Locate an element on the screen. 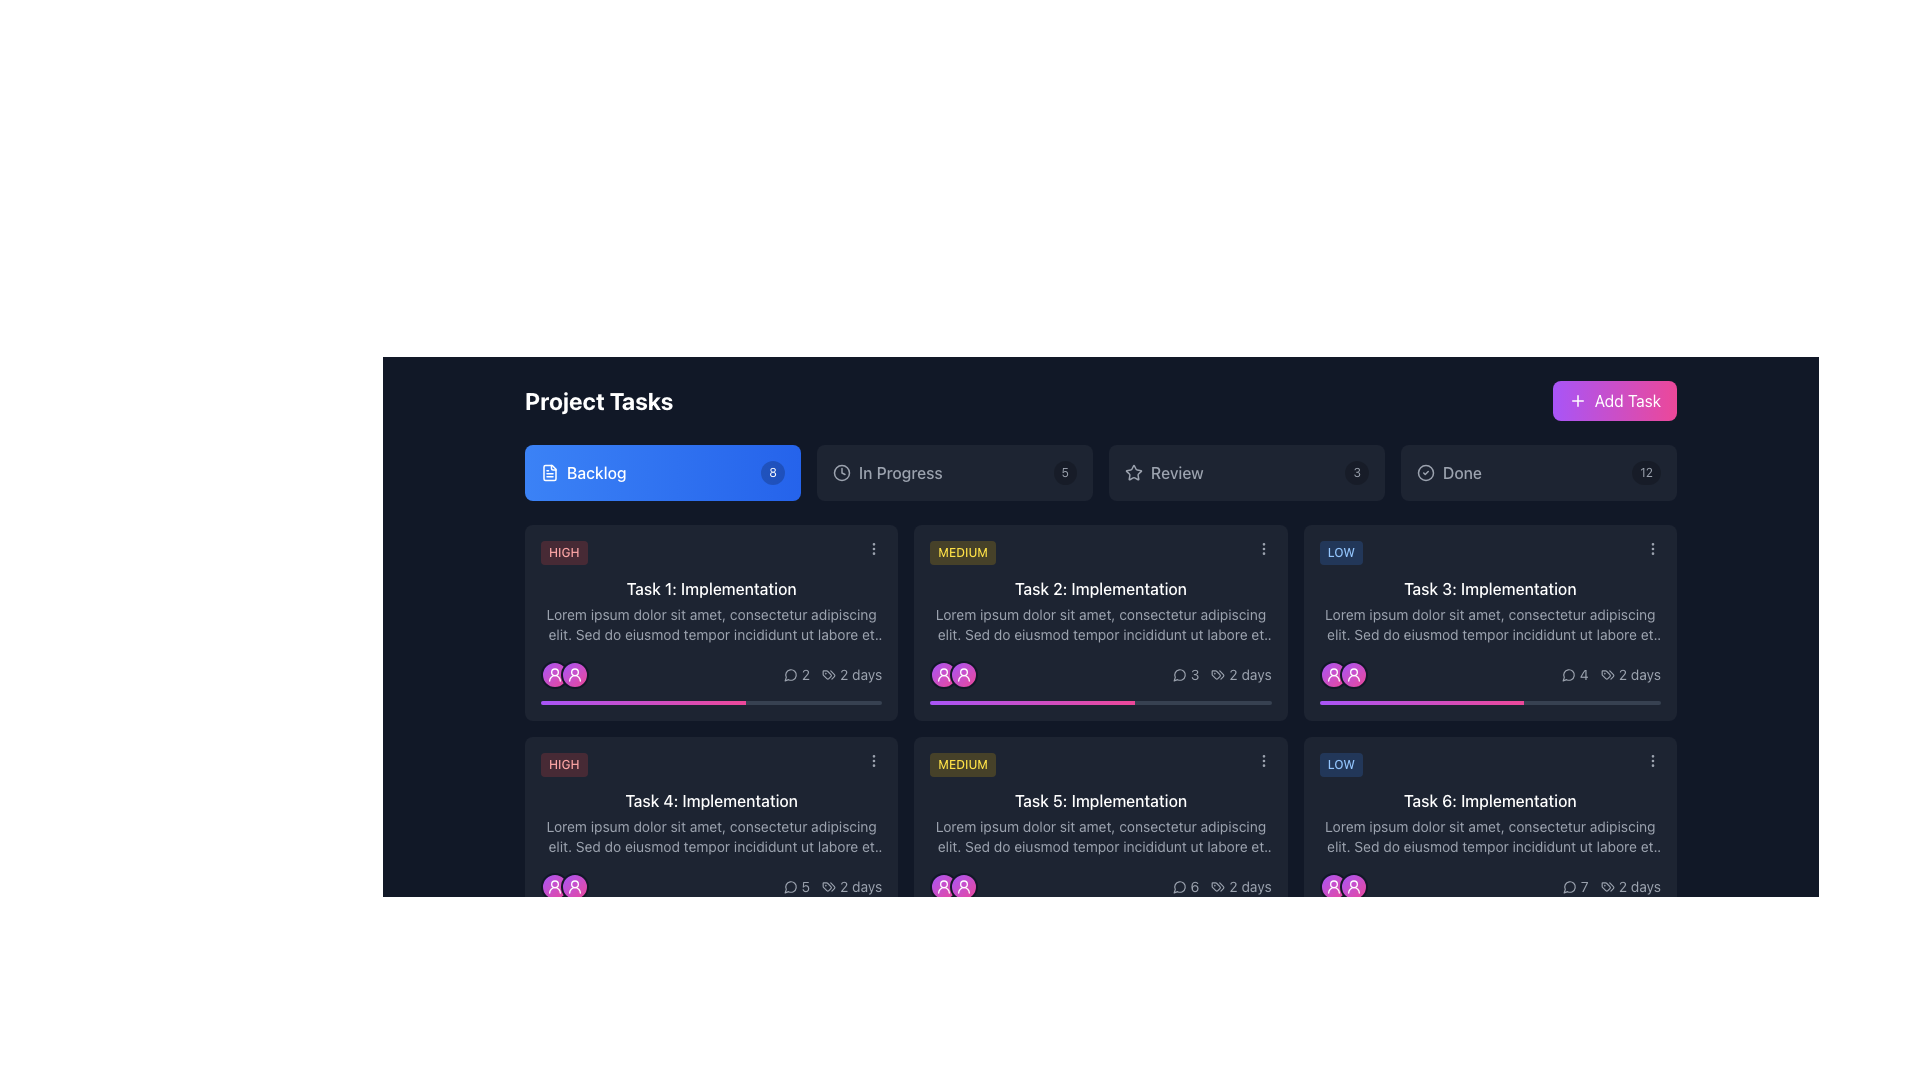  text content of the text label titled 'Task 2: Implementation', which is located under the 'MEDIUM' yellow badge on the task card in the backlog section is located at coordinates (1099, 588).